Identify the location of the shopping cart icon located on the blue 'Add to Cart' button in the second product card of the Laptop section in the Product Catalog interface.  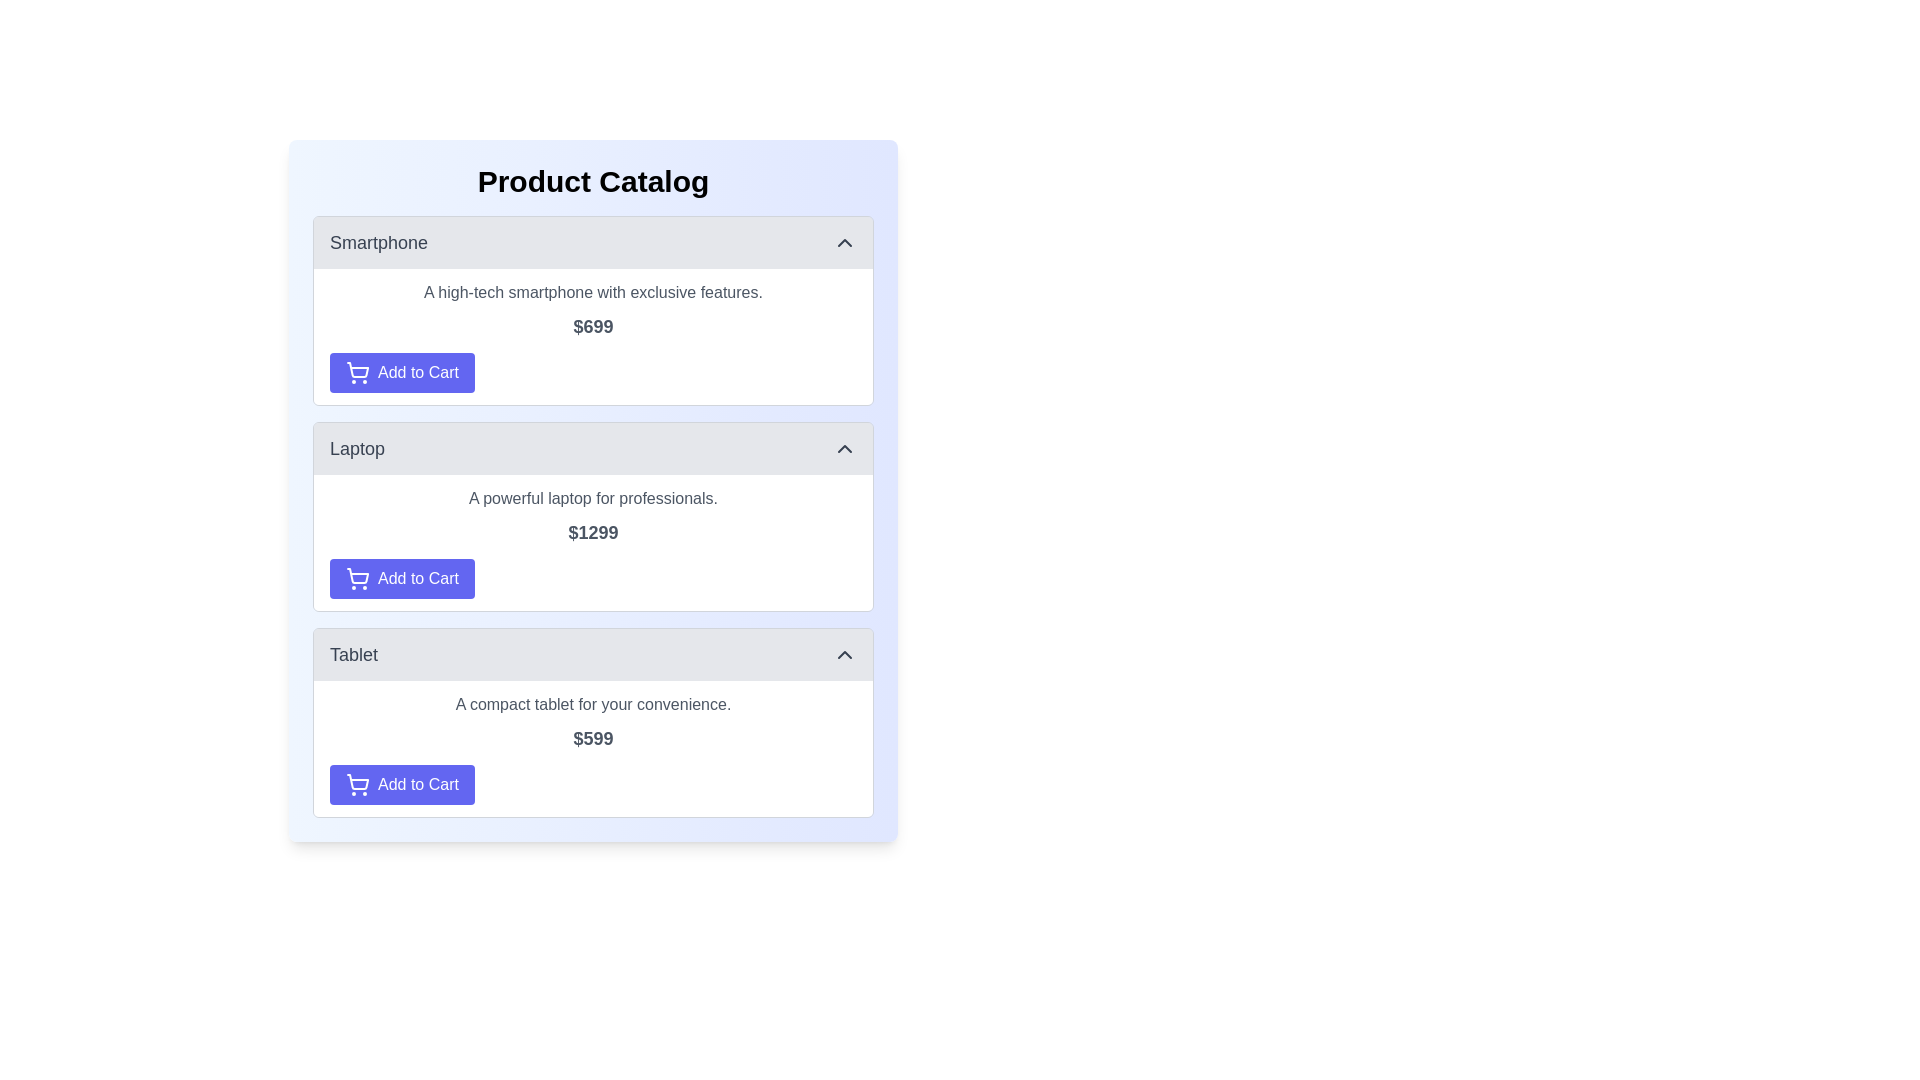
(358, 578).